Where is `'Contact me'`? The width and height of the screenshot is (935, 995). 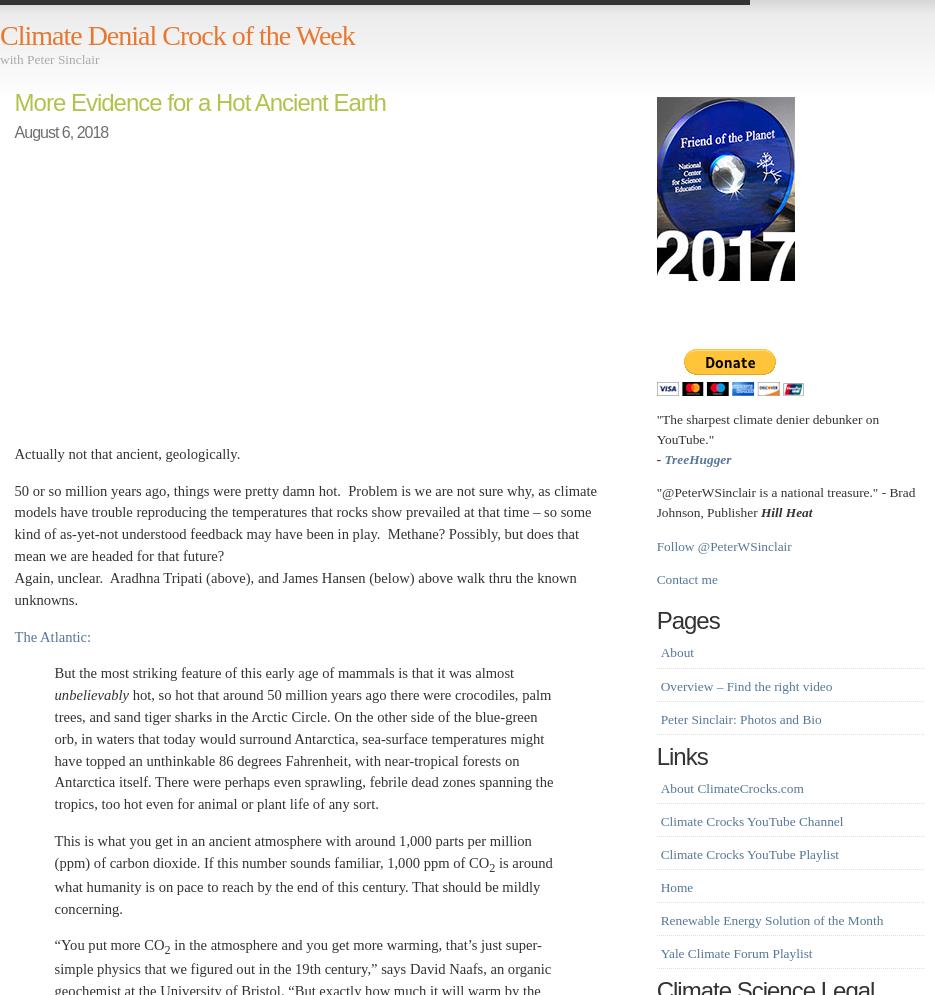
'Contact me' is located at coordinates (685, 578).